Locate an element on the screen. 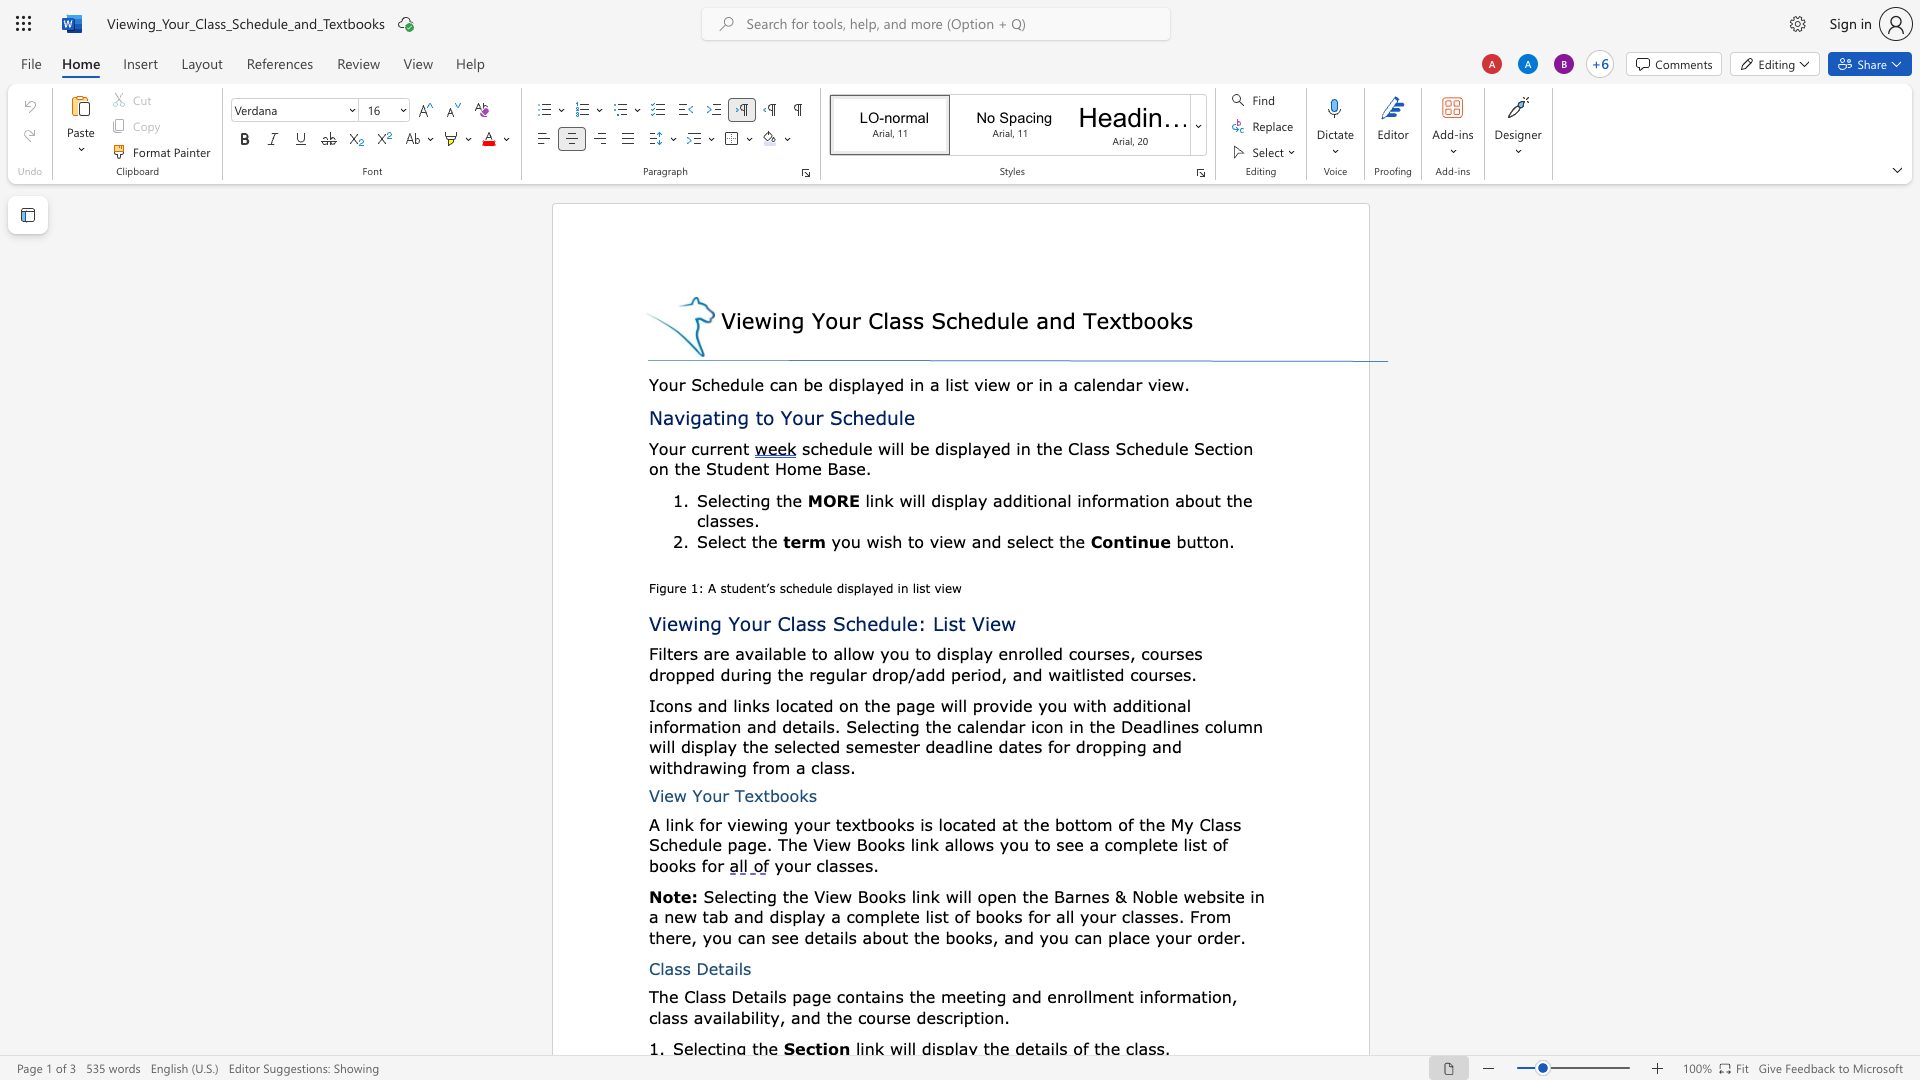 This screenshot has width=1920, height=1080. the space between the continuous character "V" and "i" in the text is located at coordinates (732, 319).